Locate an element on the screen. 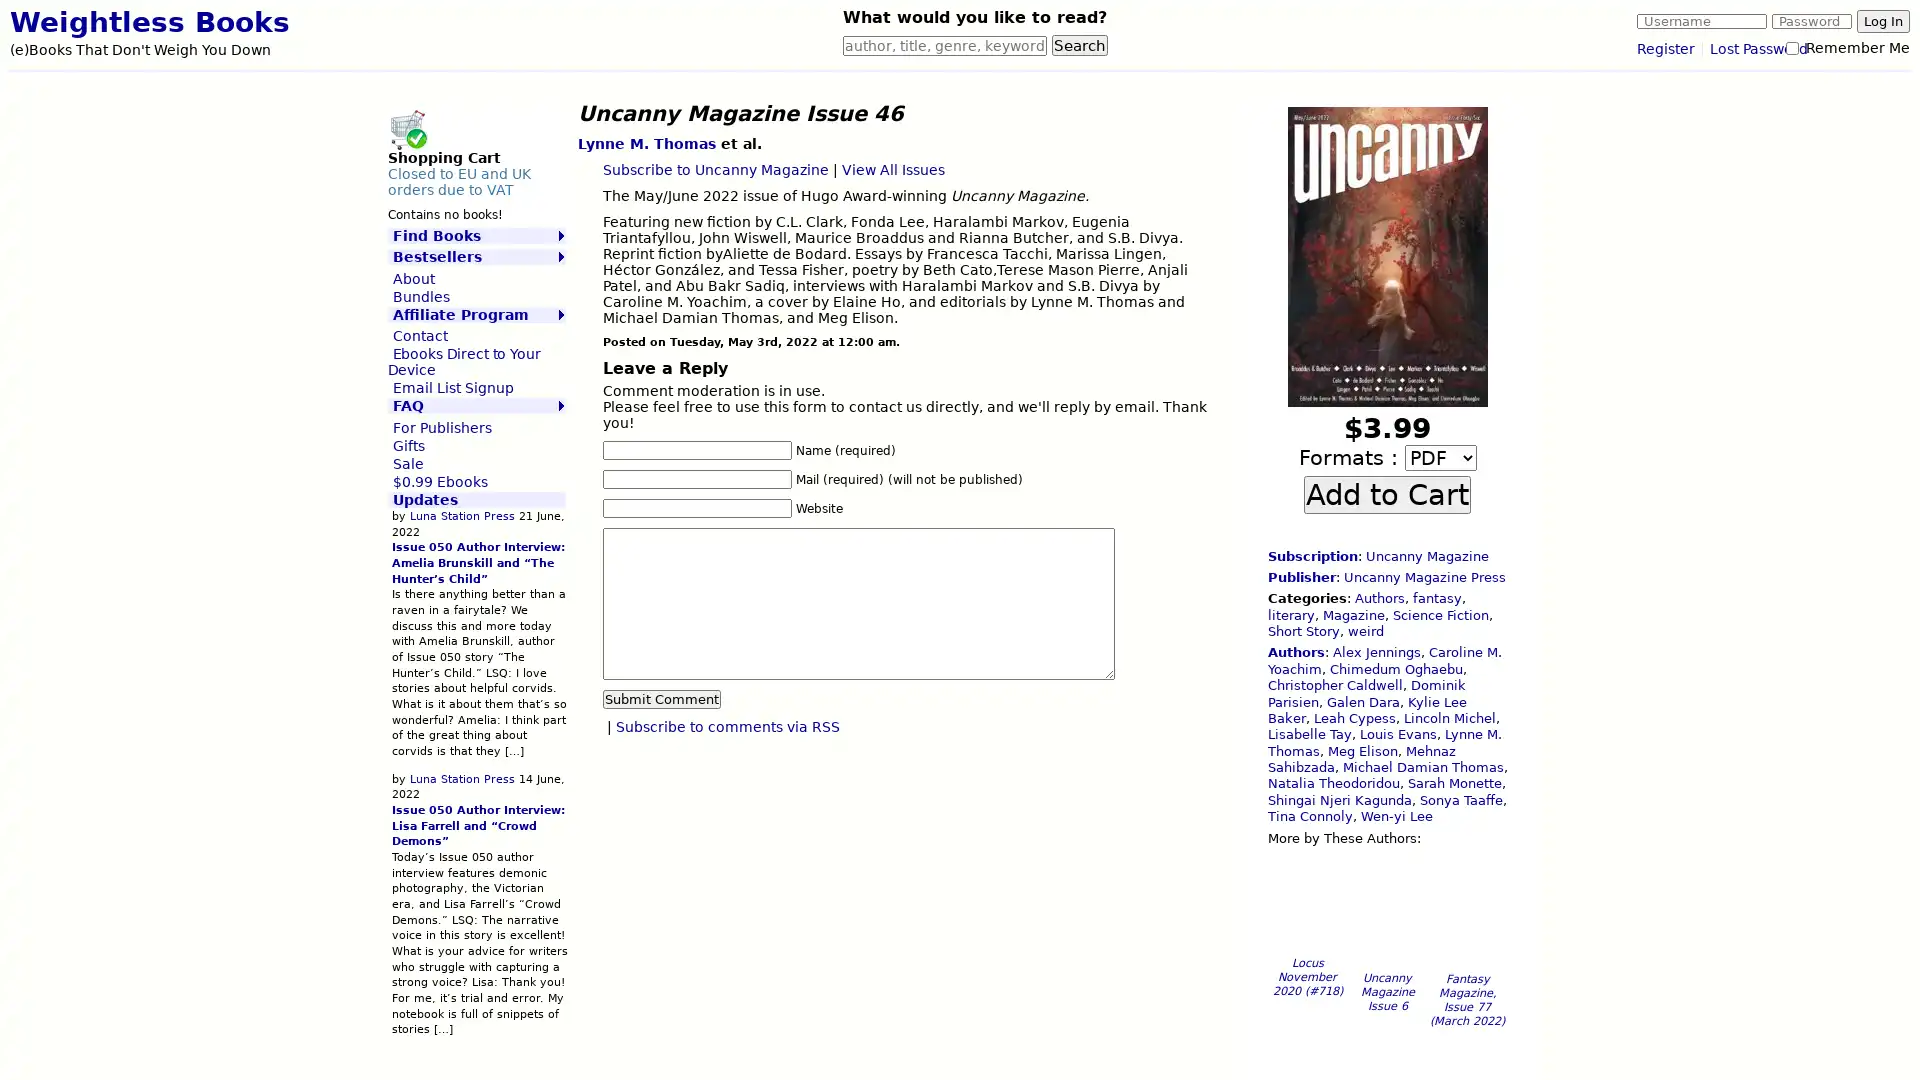 This screenshot has width=1920, height=1080. Search is located at coordinates (1079, 45).